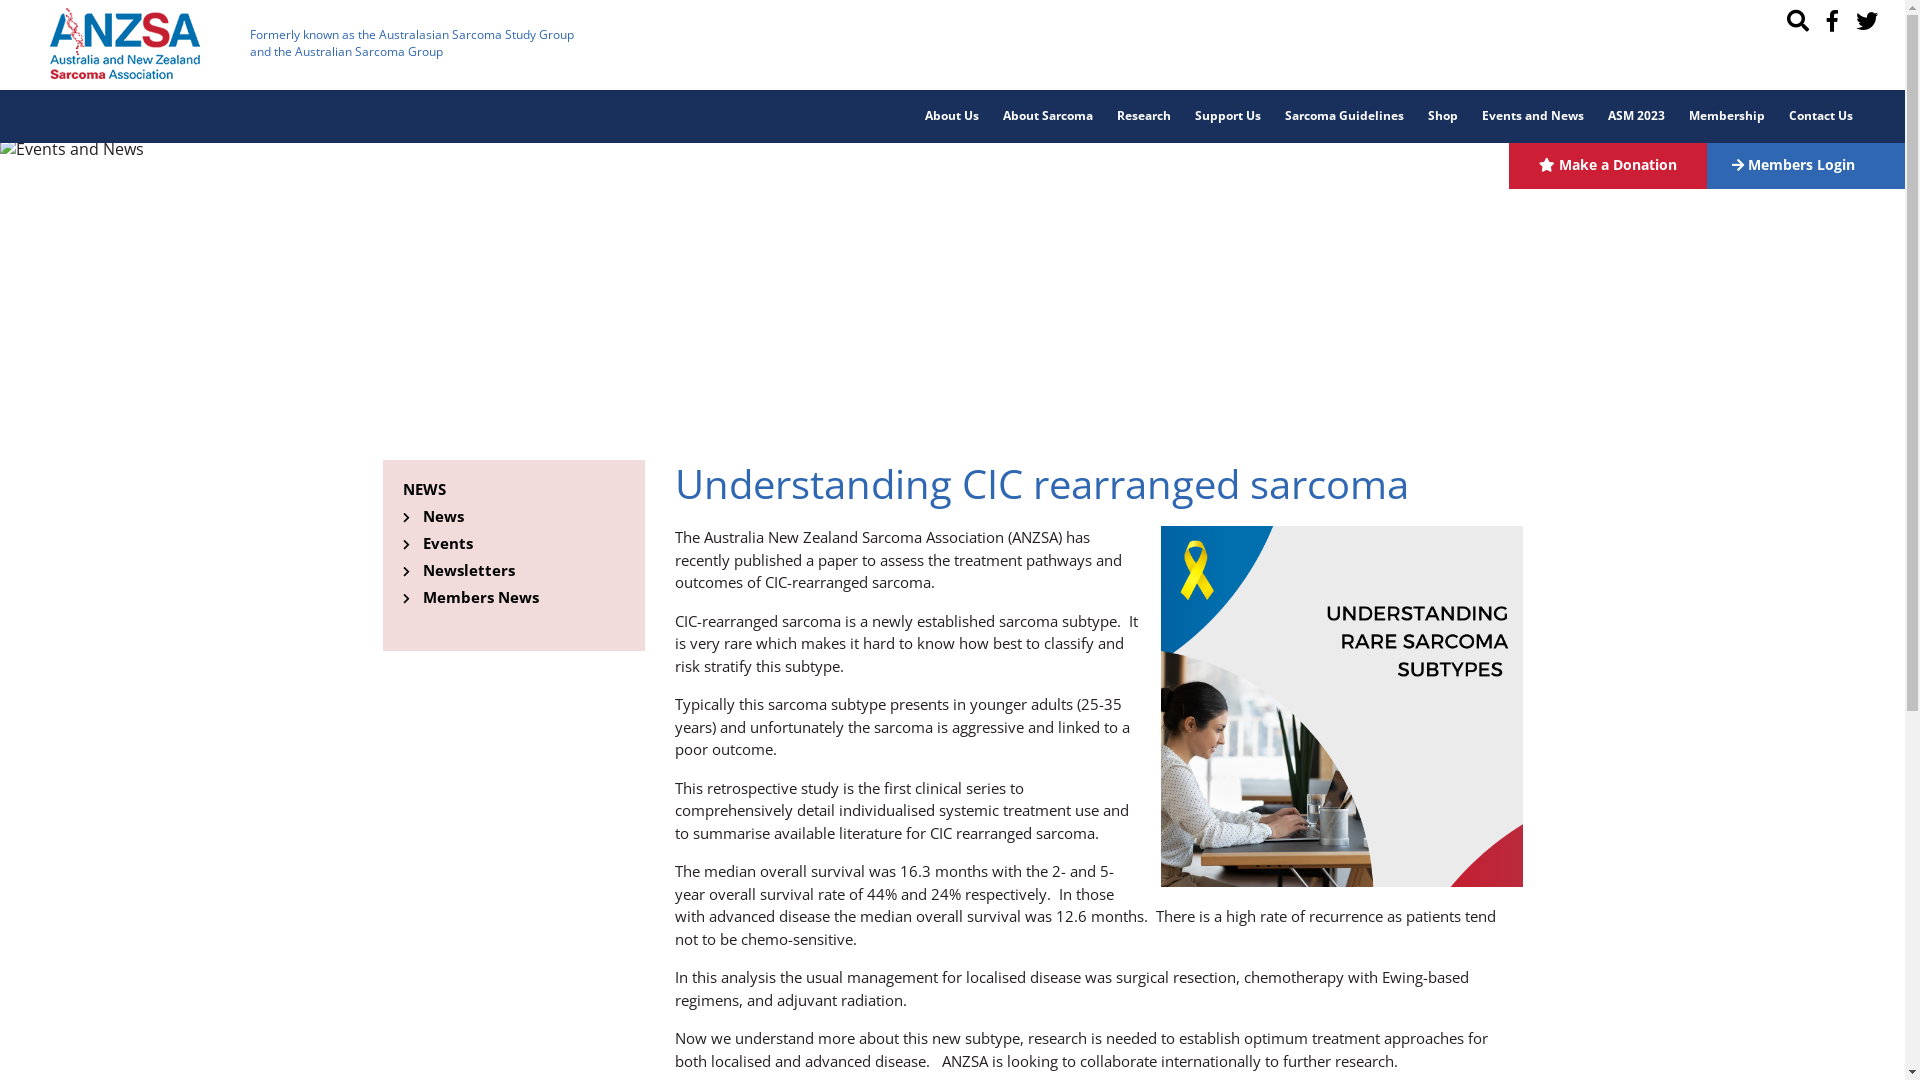  Describe the element at coordinates (445, 543) in the screenshot. I see `'Events'` at that location.